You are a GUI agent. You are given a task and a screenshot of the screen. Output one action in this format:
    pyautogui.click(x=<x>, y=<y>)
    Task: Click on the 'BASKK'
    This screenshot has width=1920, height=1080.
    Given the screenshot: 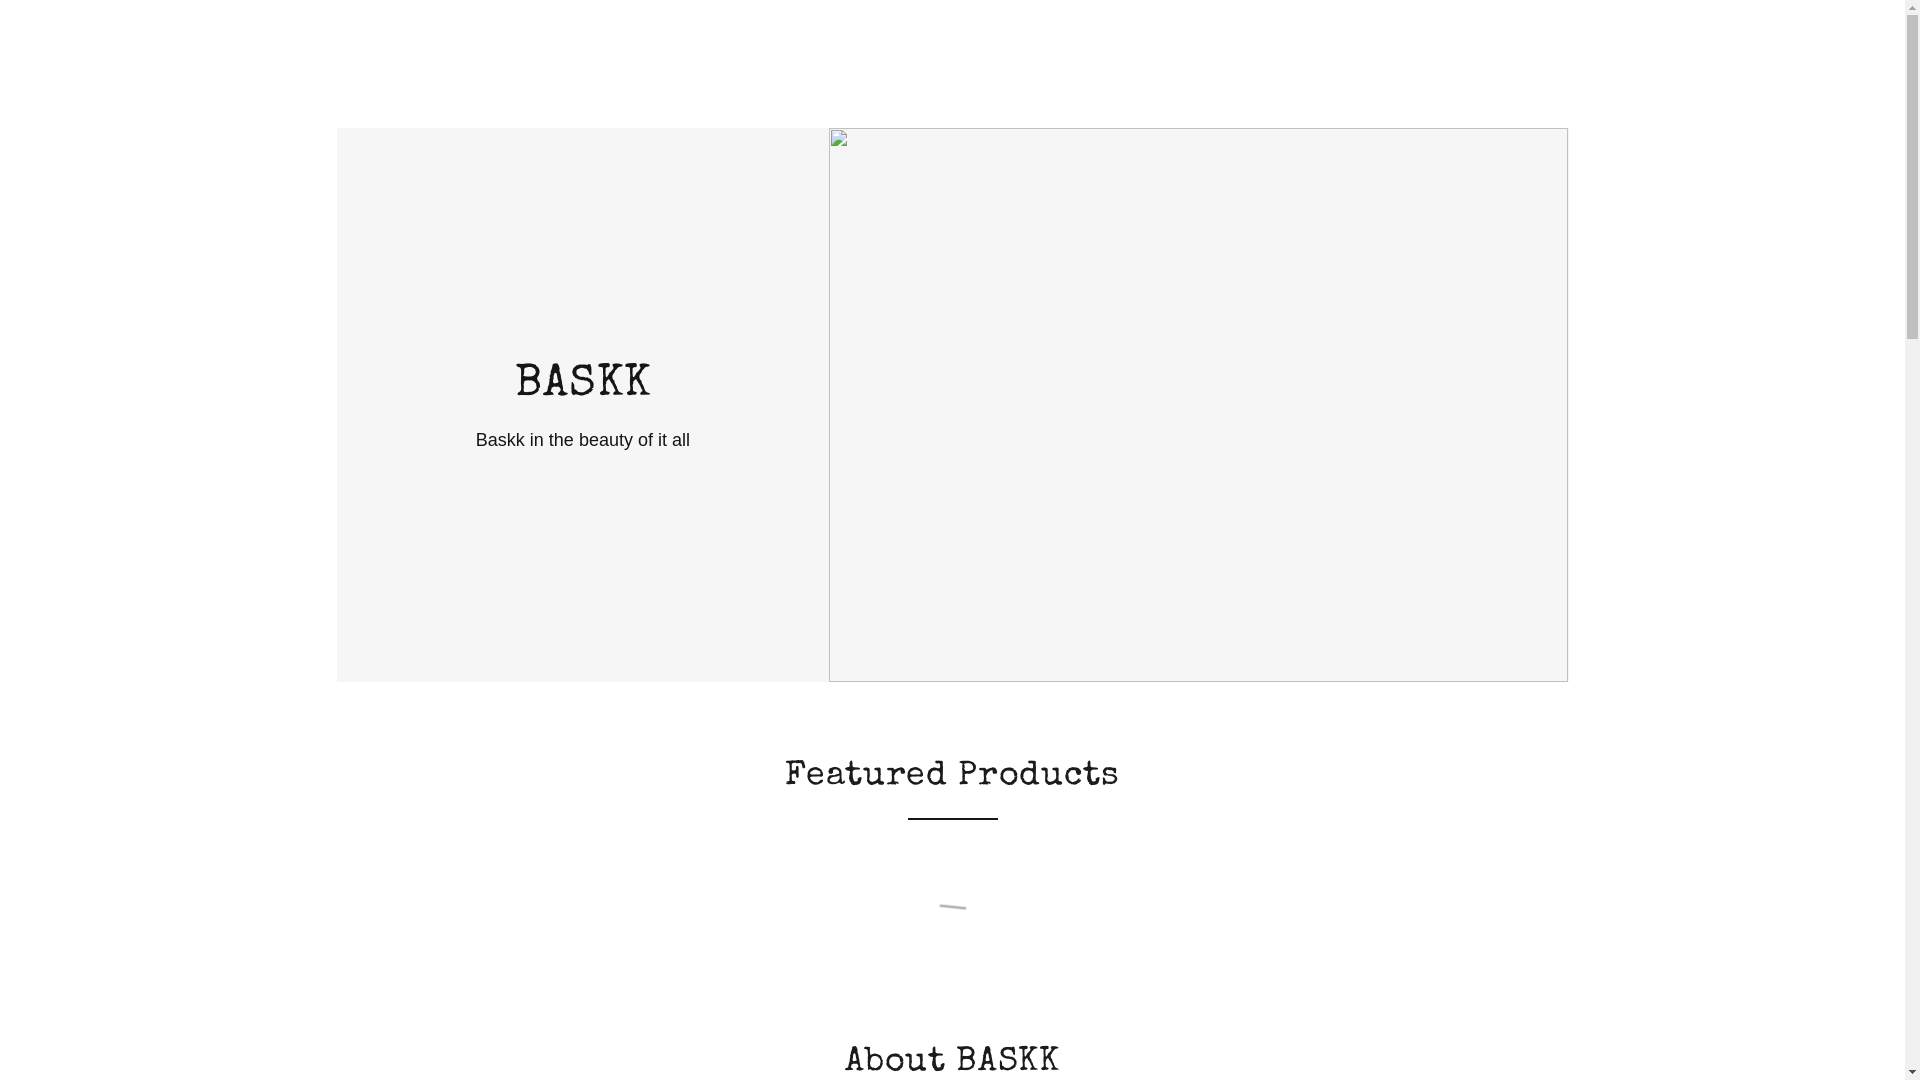 What is the action you would take?
    pyautogui.click(x=581, y=389)
    